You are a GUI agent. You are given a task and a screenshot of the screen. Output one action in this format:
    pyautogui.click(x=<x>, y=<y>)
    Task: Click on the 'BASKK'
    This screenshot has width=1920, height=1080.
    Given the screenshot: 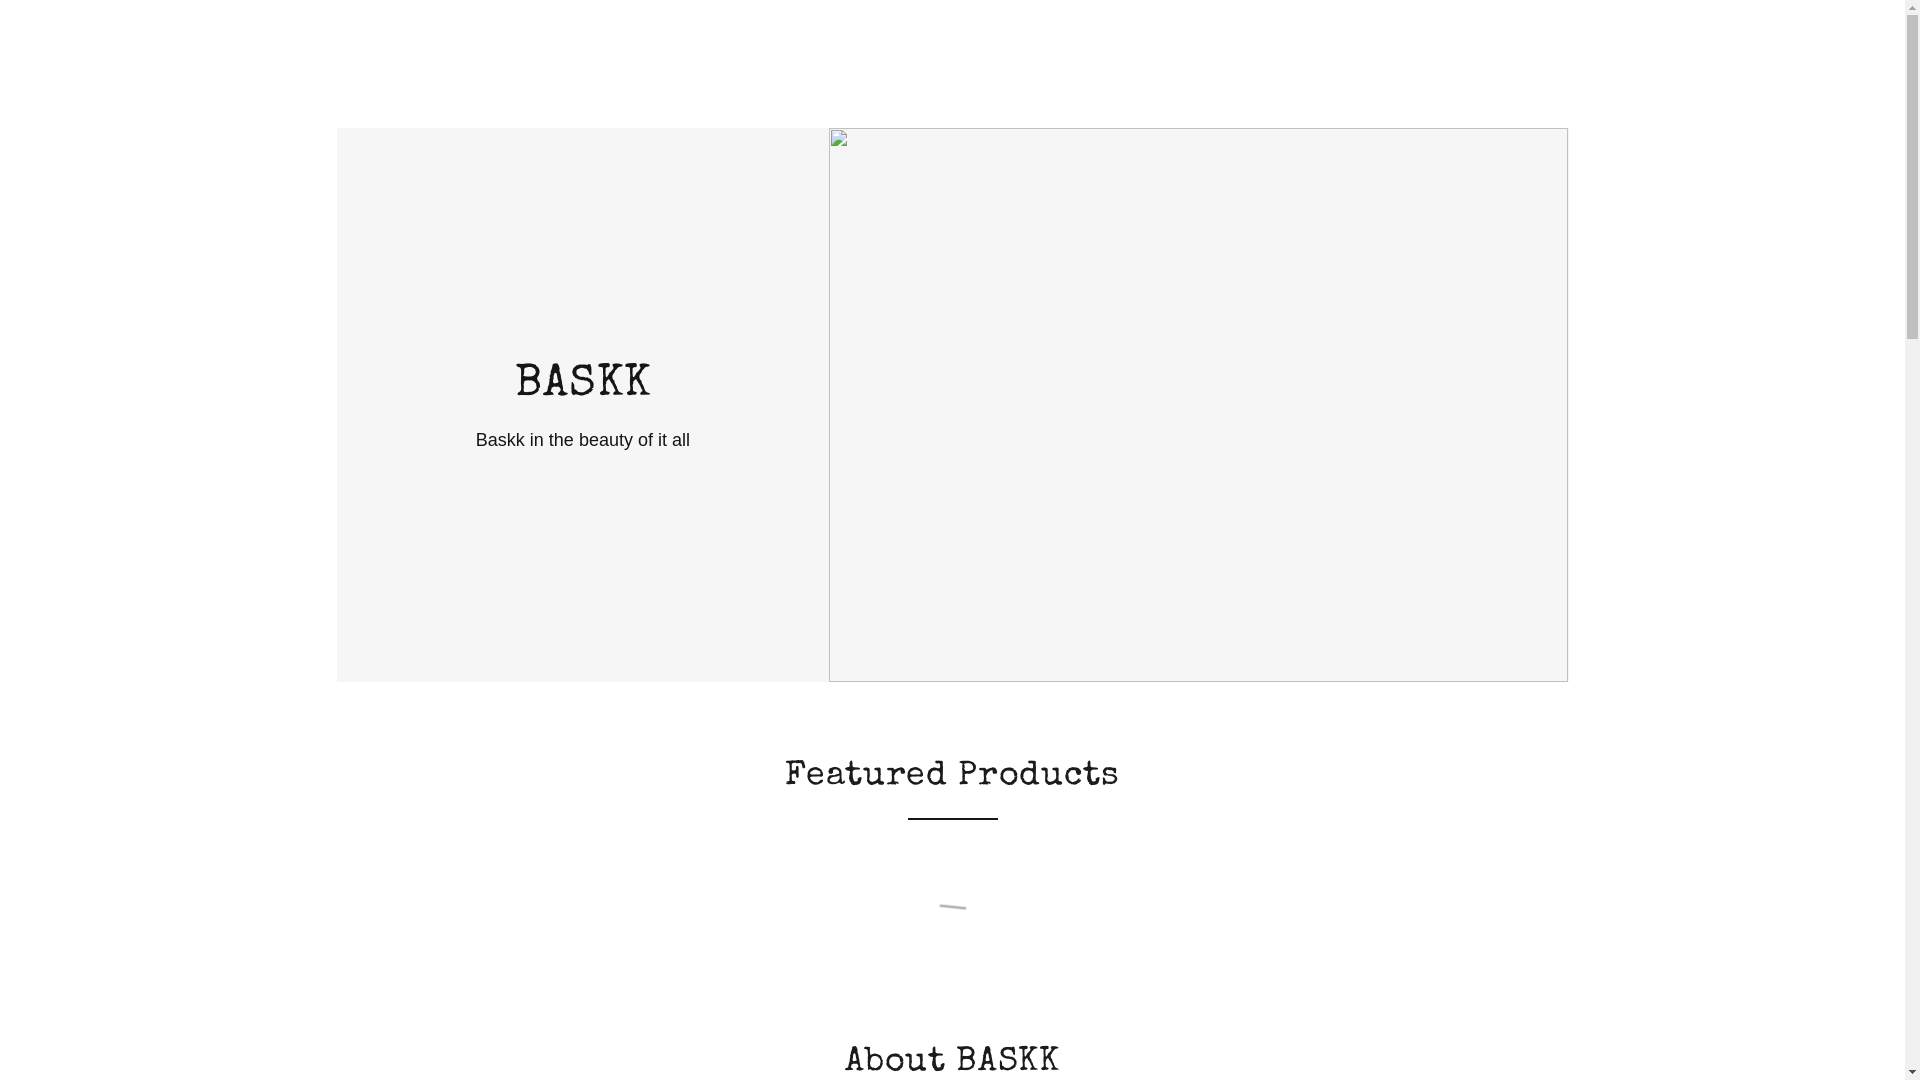 What is the action you would take?
    pyautogui.click(x=581, y=389)
    